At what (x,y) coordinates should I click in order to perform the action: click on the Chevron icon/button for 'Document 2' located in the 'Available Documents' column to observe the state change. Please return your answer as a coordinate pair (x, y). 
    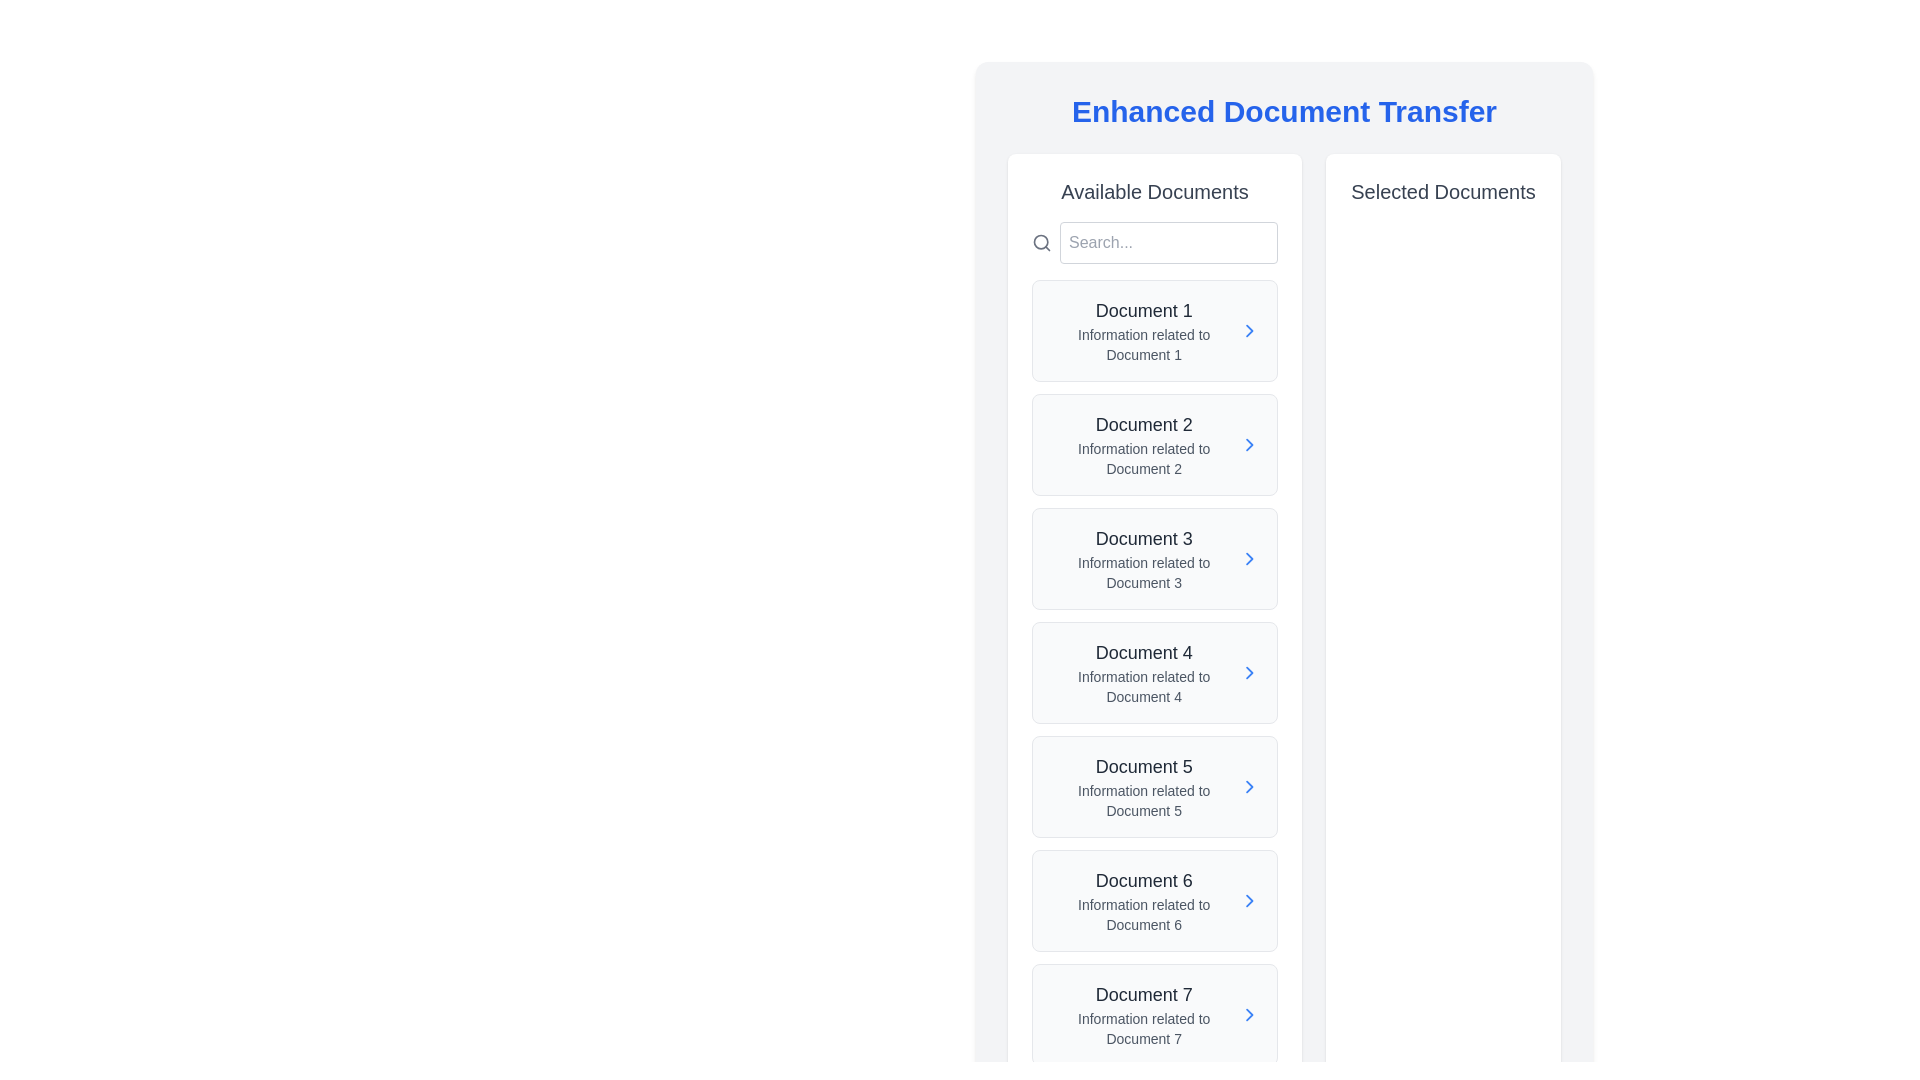
    Looking at the image, I should click on (1249, 443).